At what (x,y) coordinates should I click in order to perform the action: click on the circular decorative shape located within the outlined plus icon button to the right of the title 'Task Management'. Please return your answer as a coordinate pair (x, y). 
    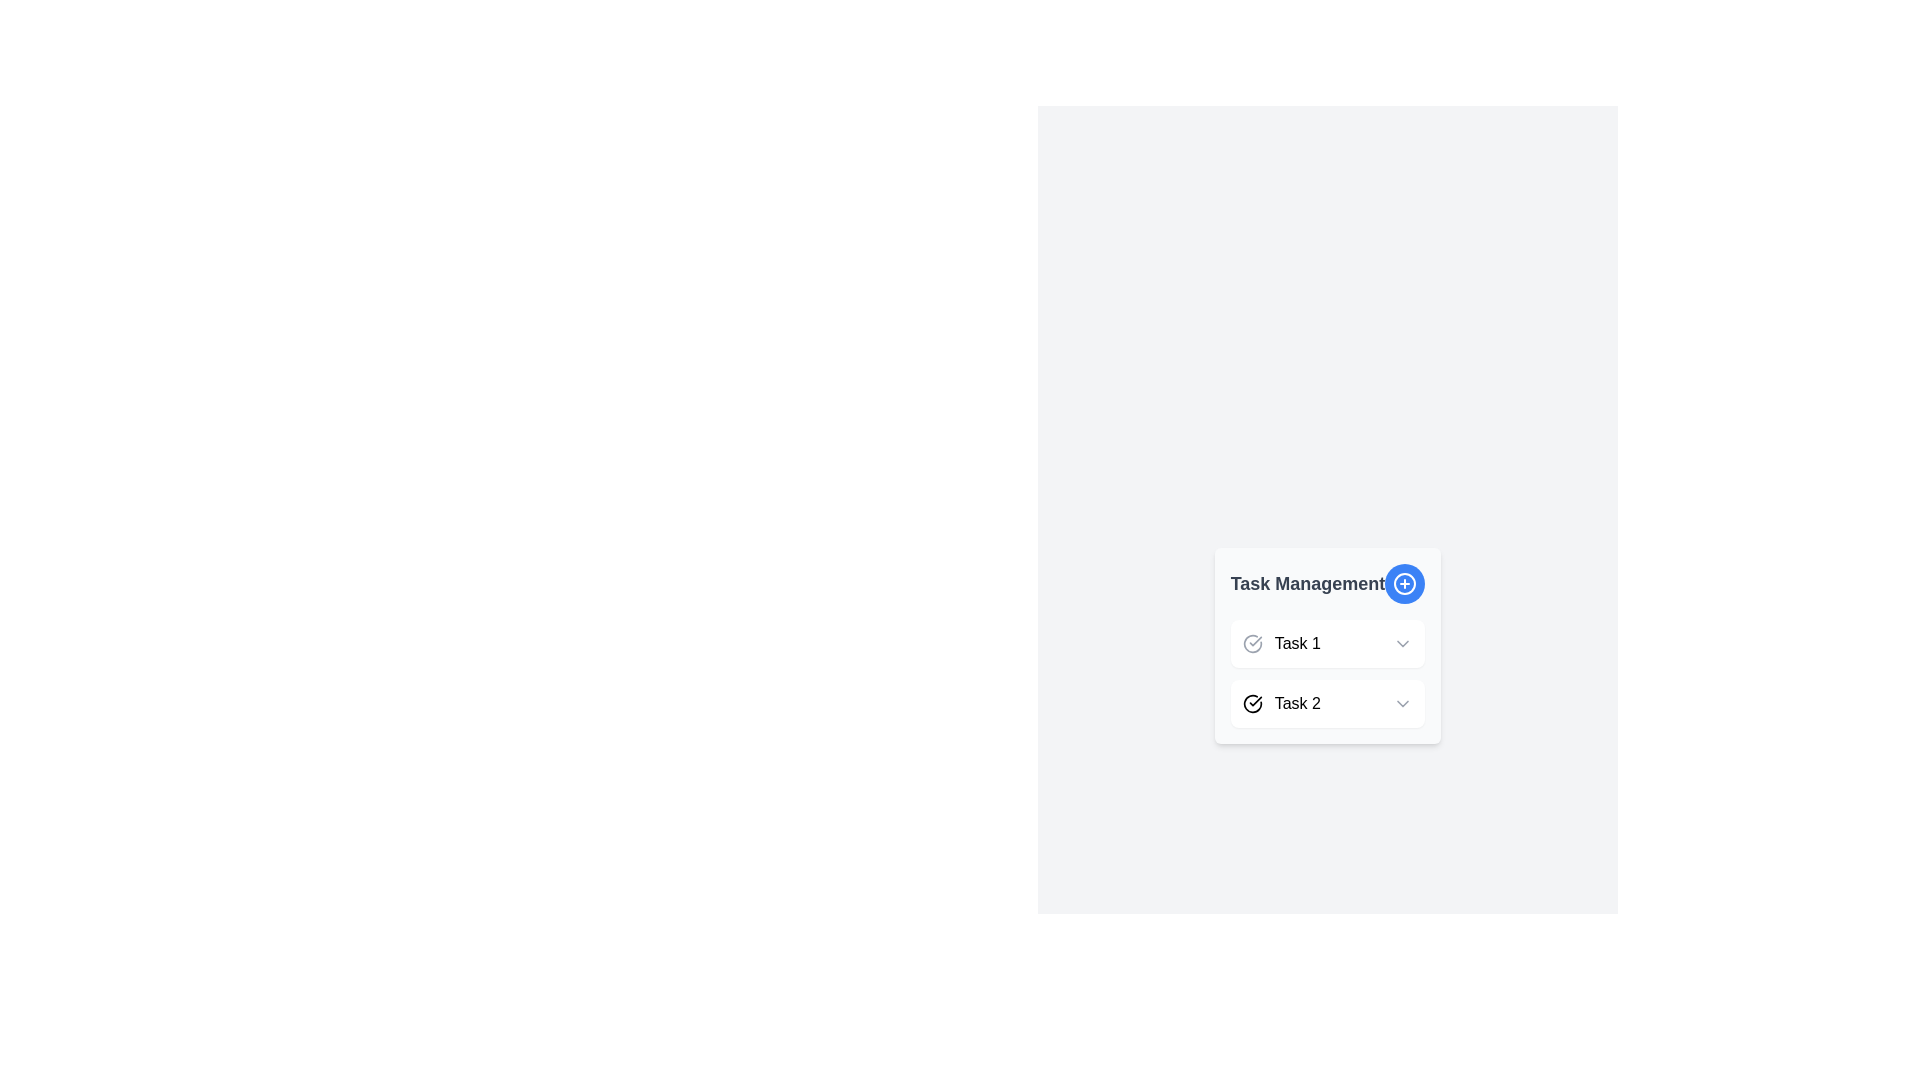
    Looking at the image, I should click on (1404, 583).